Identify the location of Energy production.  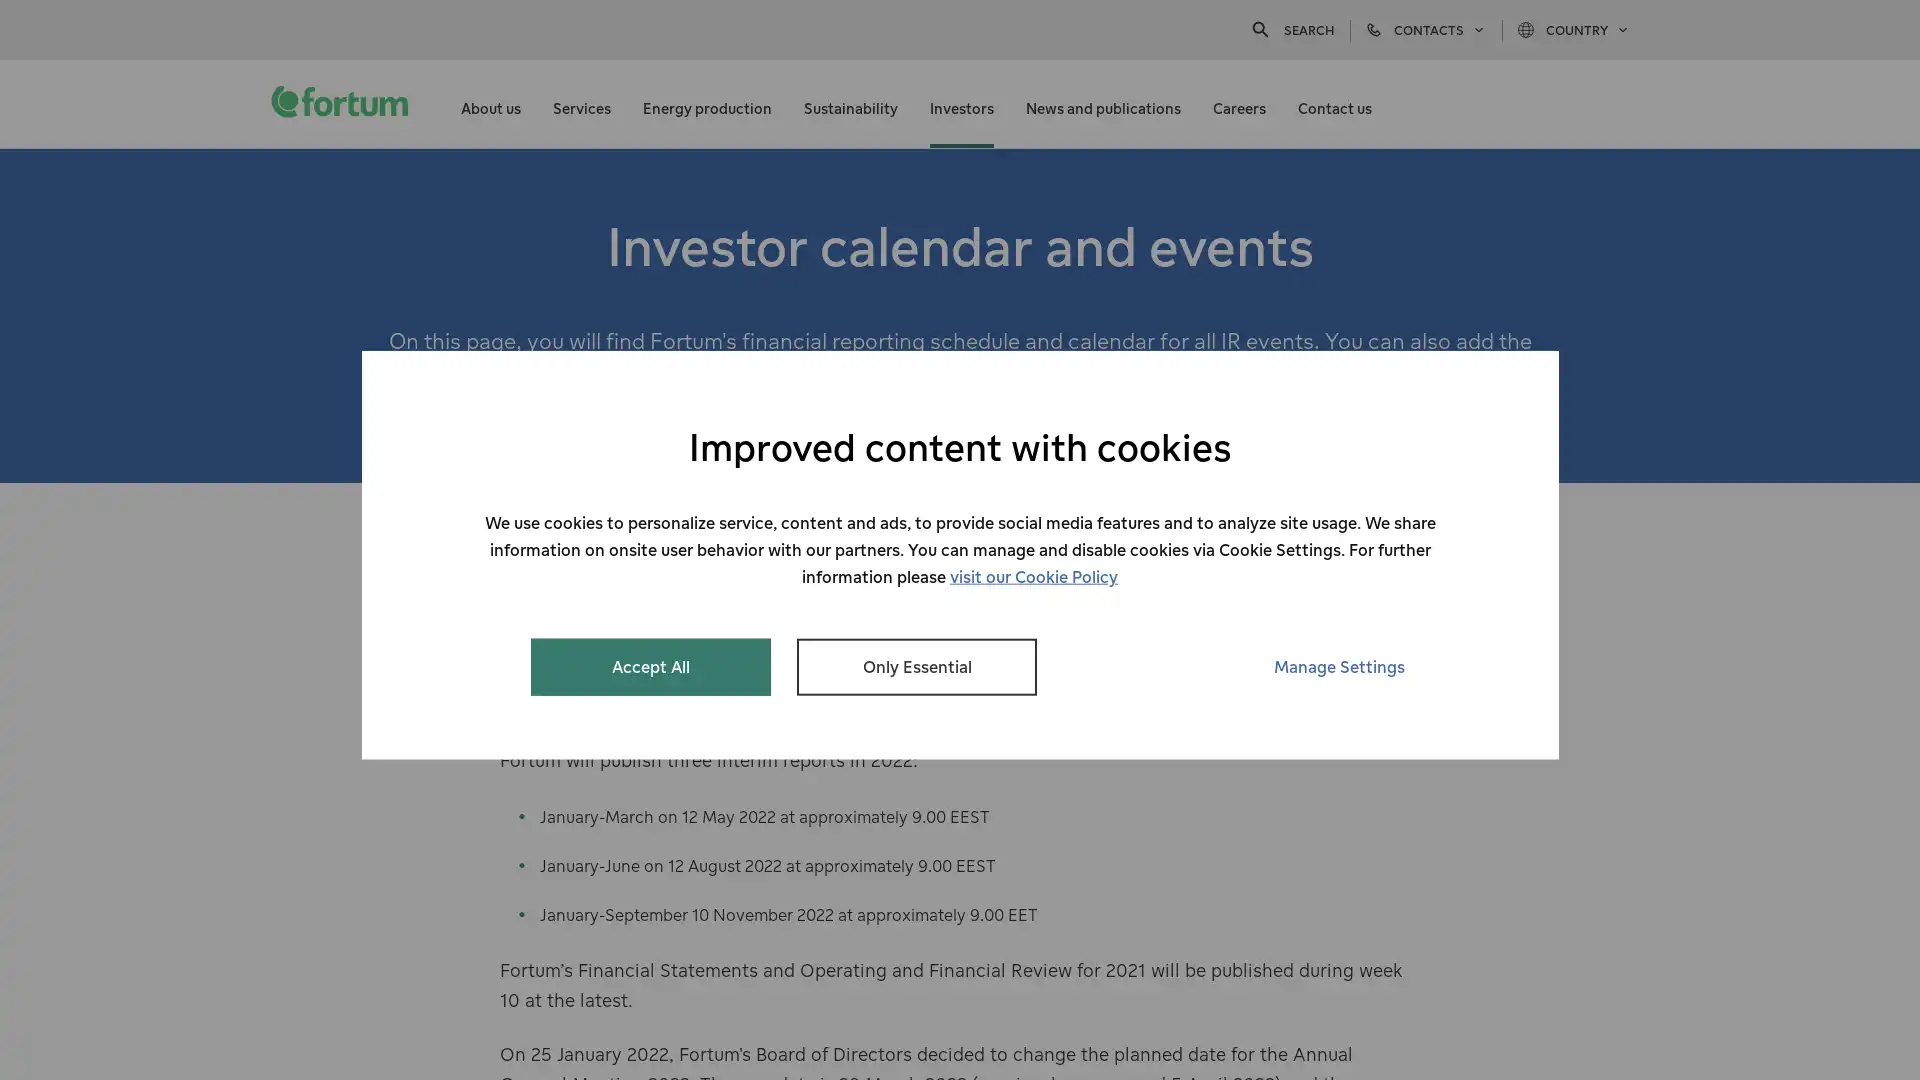
(707, 104).